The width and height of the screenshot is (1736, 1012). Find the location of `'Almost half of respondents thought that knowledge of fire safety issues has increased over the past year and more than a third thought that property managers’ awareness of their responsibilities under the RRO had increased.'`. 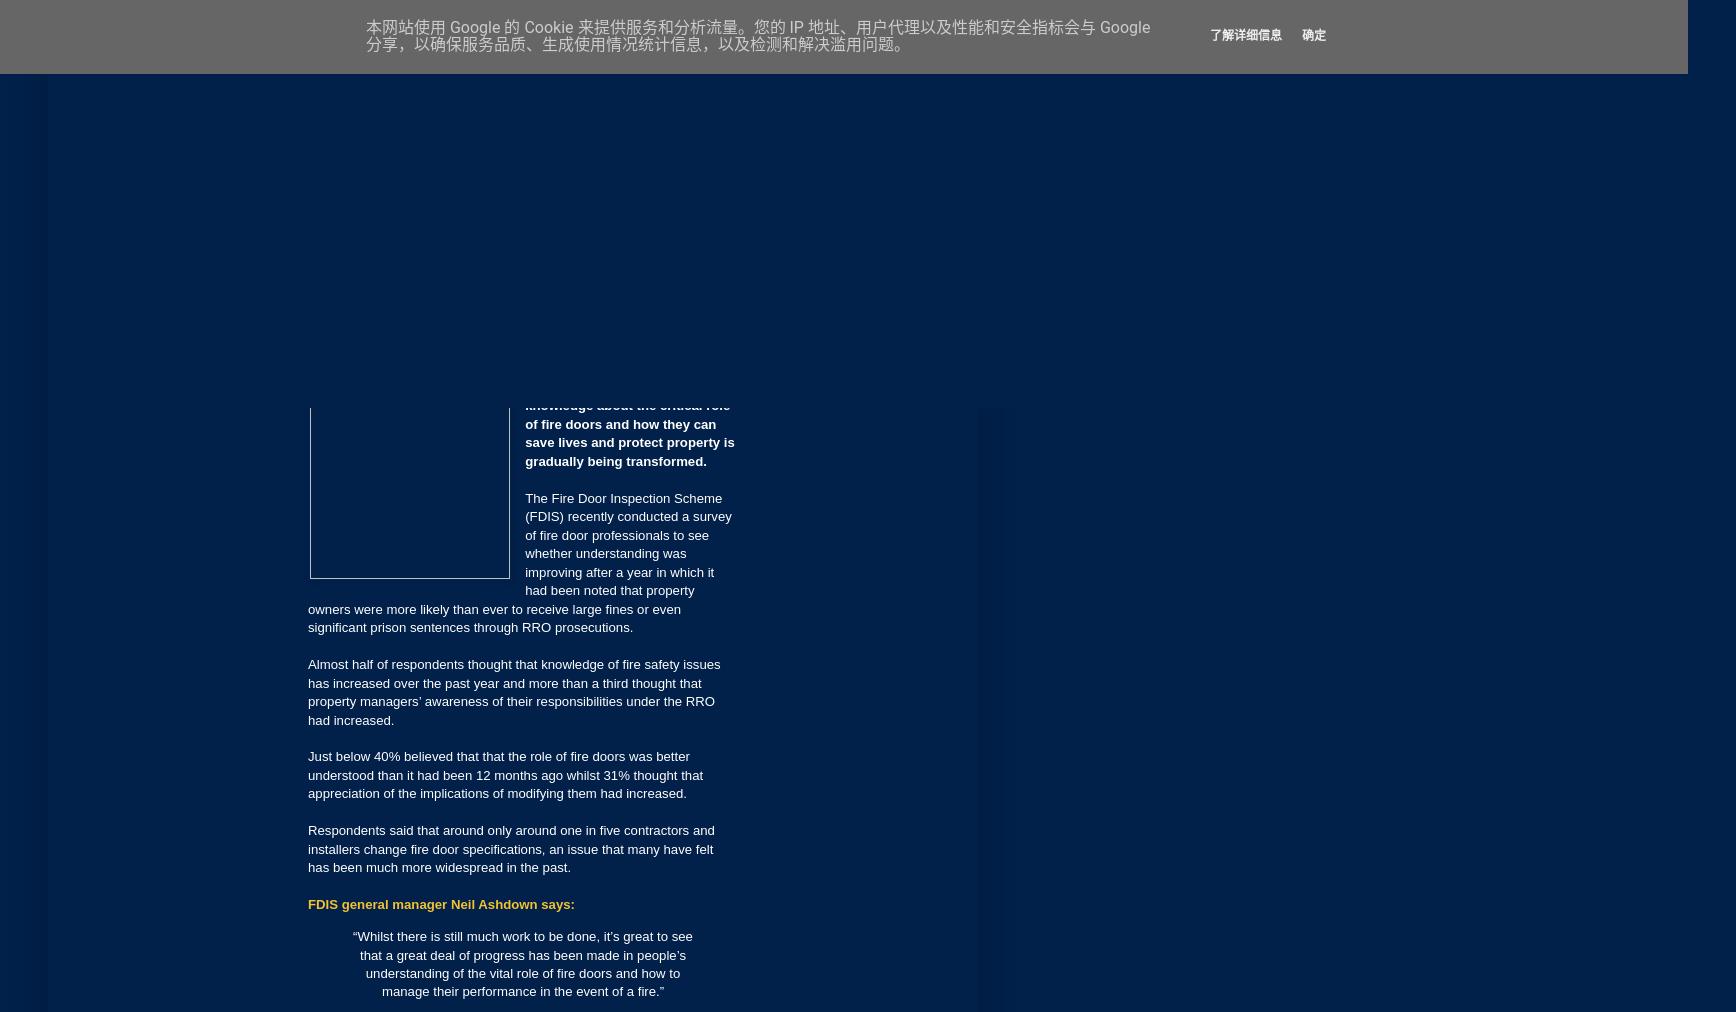

'Almost half of respondents thought that knowledge of fire safety issues has increased over the past year and more than a third thought that property managers’ awareness of their responsibilities under the RRO had increased.' is located at coordinates (514, 692).